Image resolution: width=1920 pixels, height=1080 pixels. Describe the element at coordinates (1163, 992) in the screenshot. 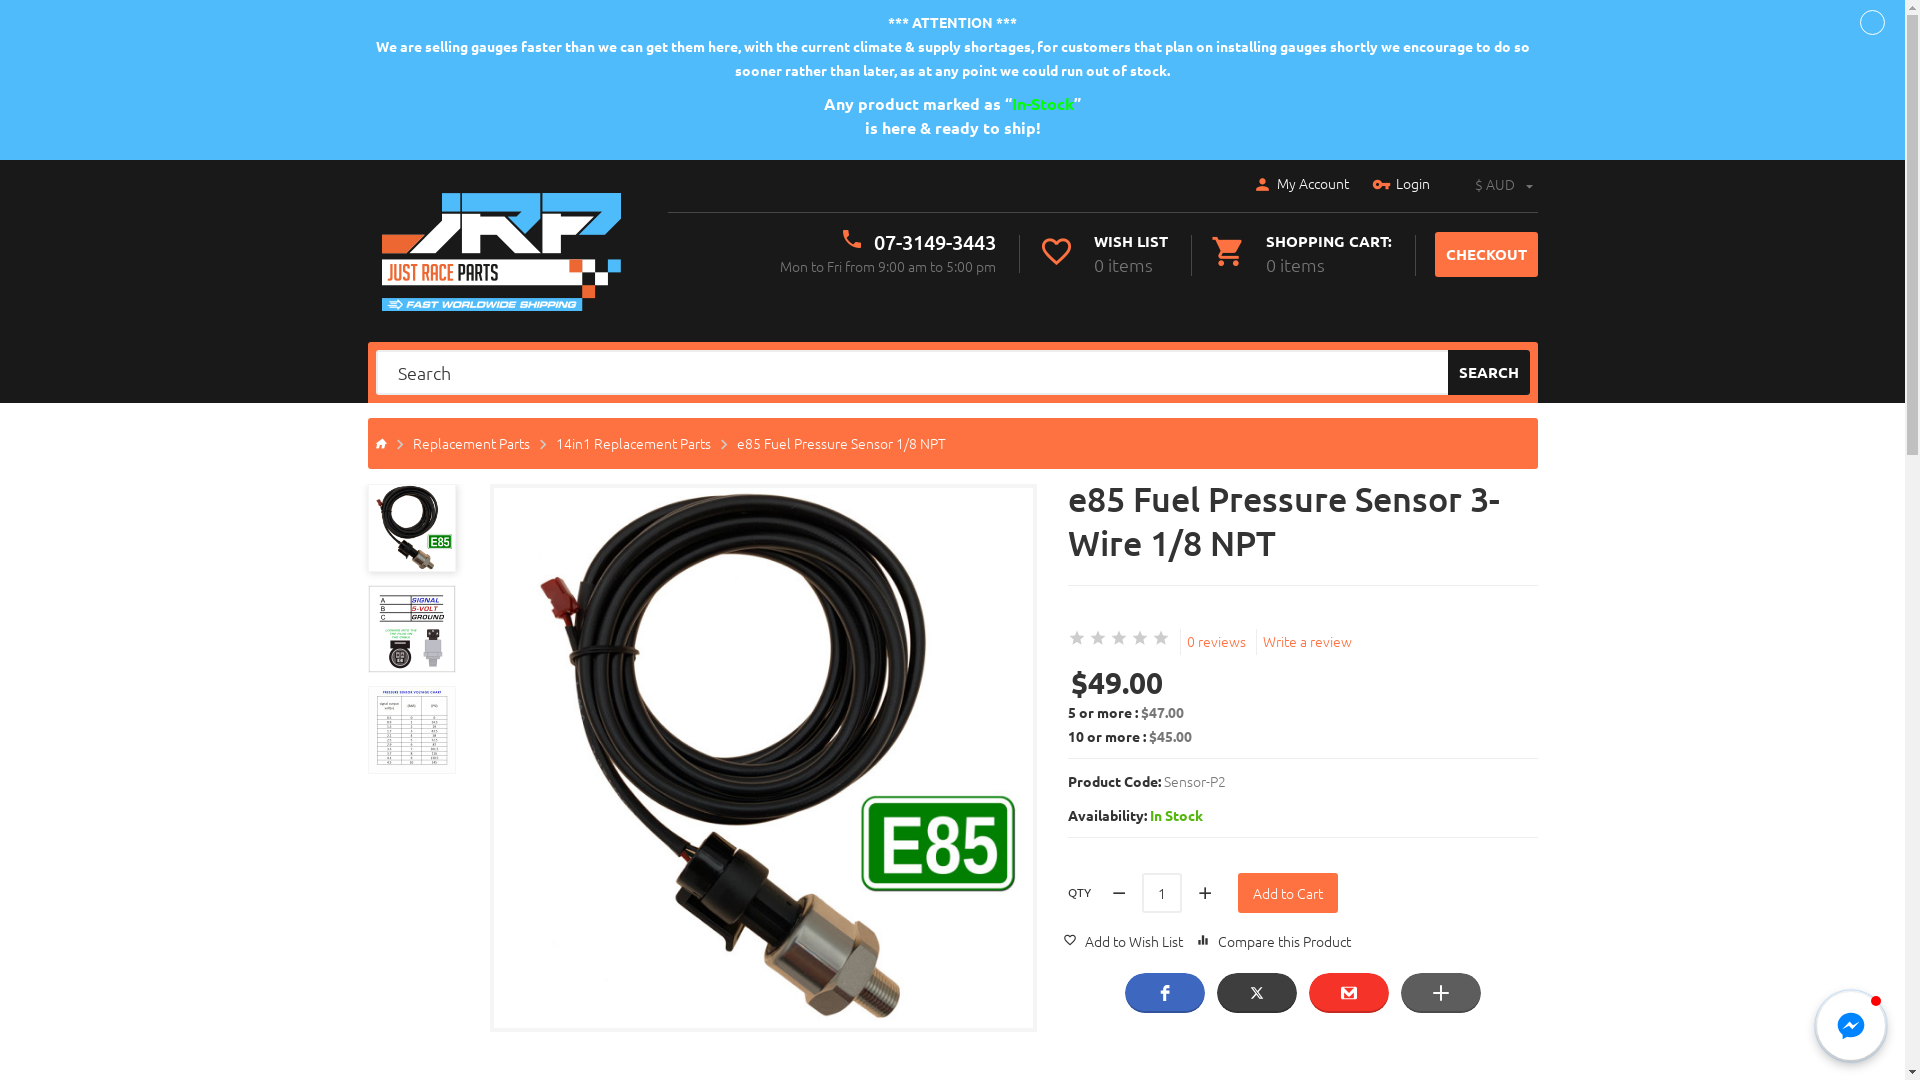

I see `'Facebook'` at that location.